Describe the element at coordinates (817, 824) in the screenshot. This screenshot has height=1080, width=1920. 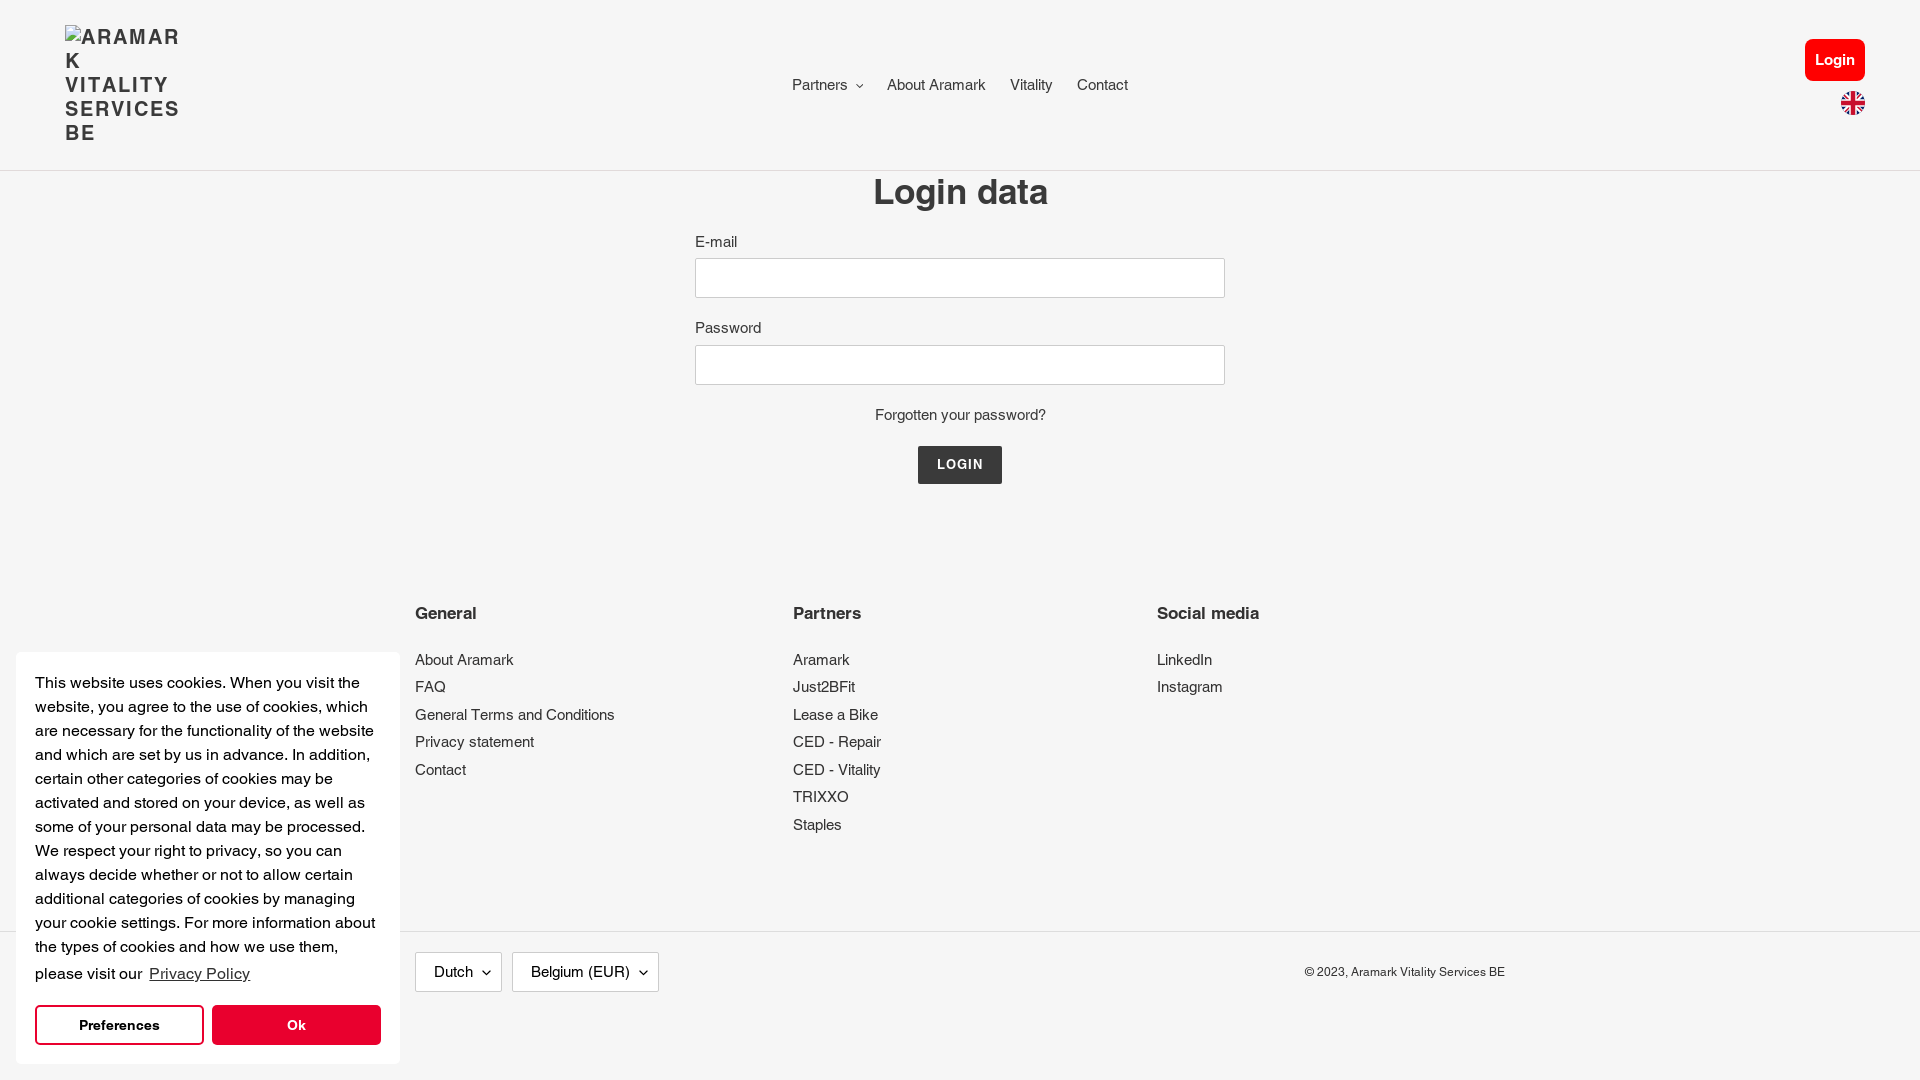
I see `'Staples'` at that location.